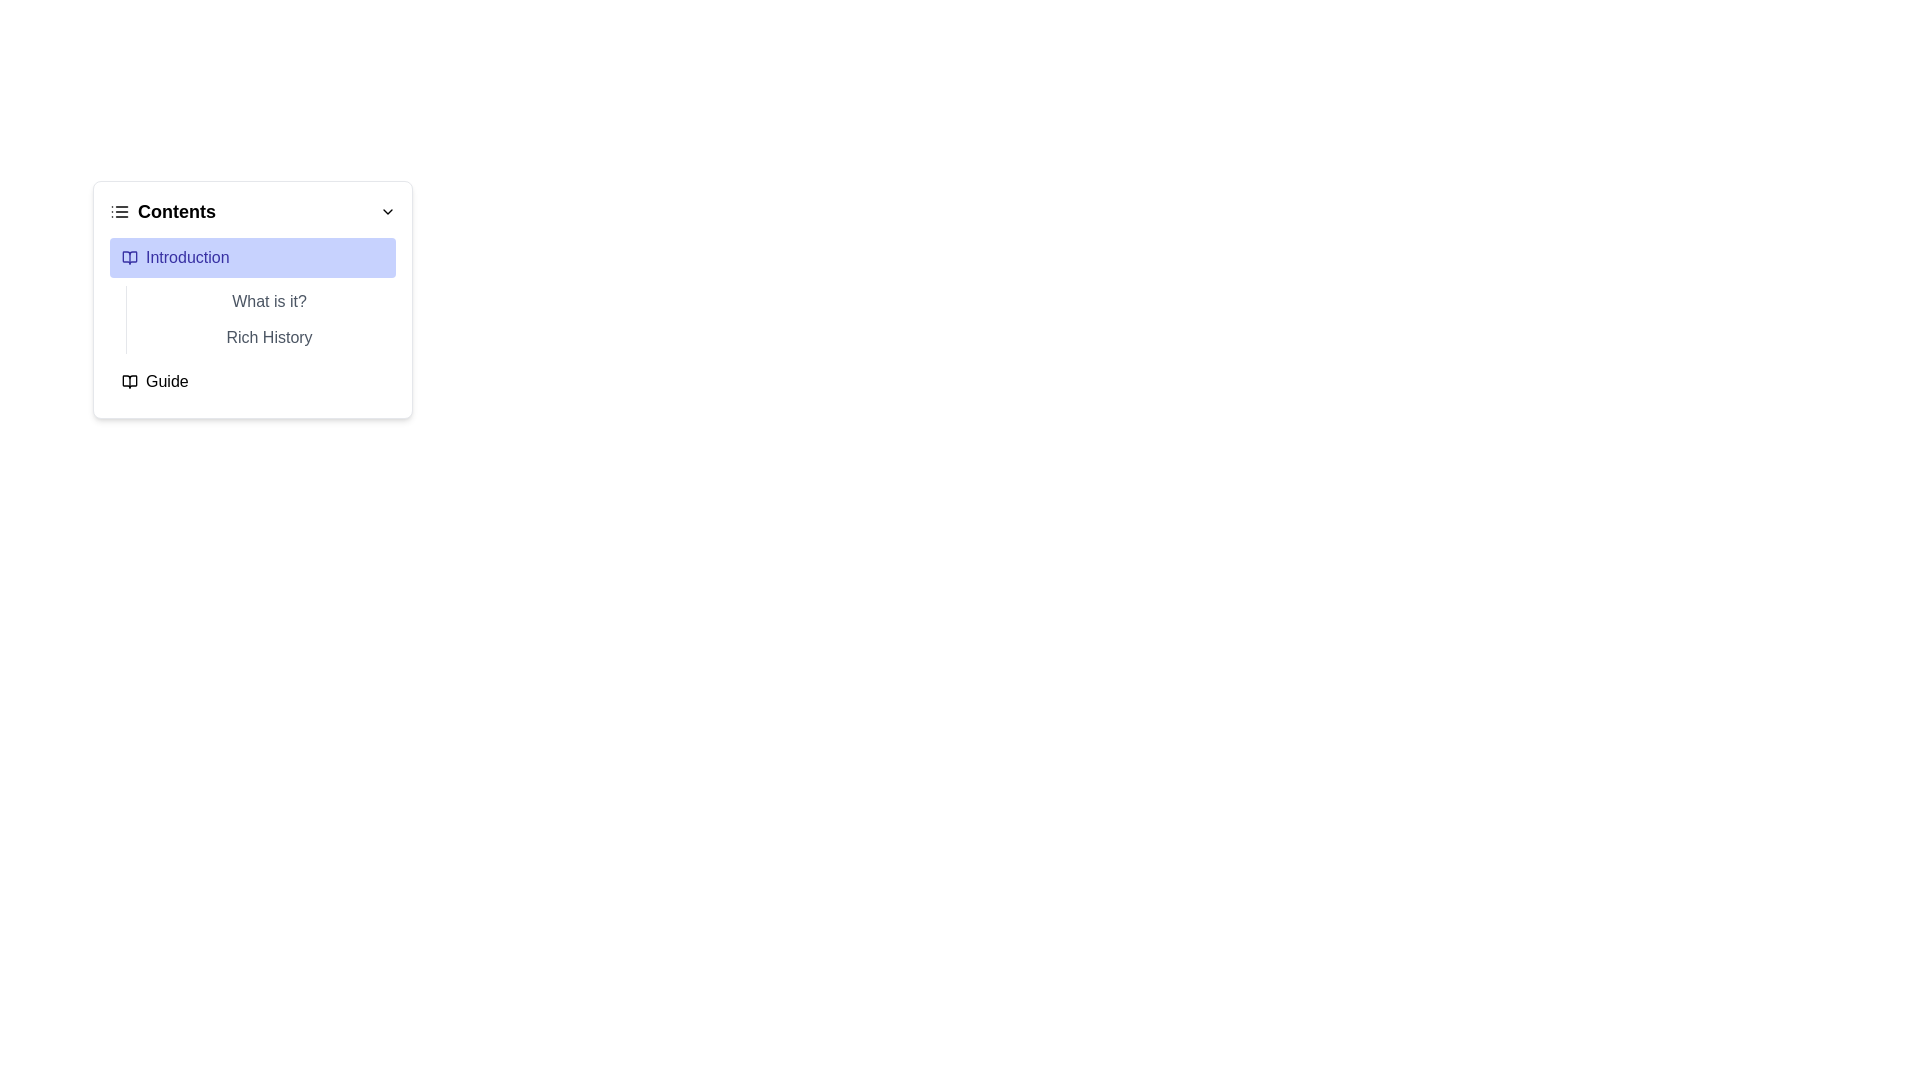 The height and width of the screenshot is (1080, 1920). What do you see at coordinates (128, 257) in the screenshot?
I see `the icon indicating the 'Introduction' section in the vertical menu, which is located to the left of the 'Introduction' text` at bounding box center [128, 257].